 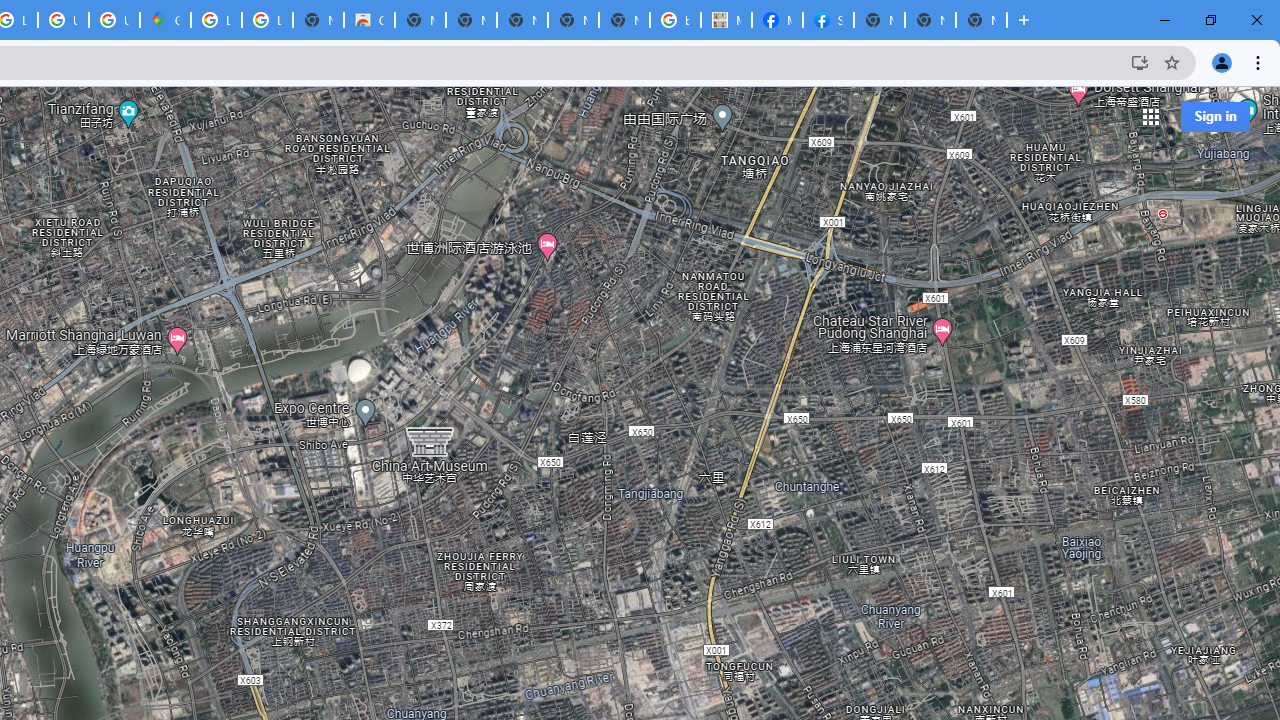 I want to click on 'New Tab', so click(x=981, y=20).